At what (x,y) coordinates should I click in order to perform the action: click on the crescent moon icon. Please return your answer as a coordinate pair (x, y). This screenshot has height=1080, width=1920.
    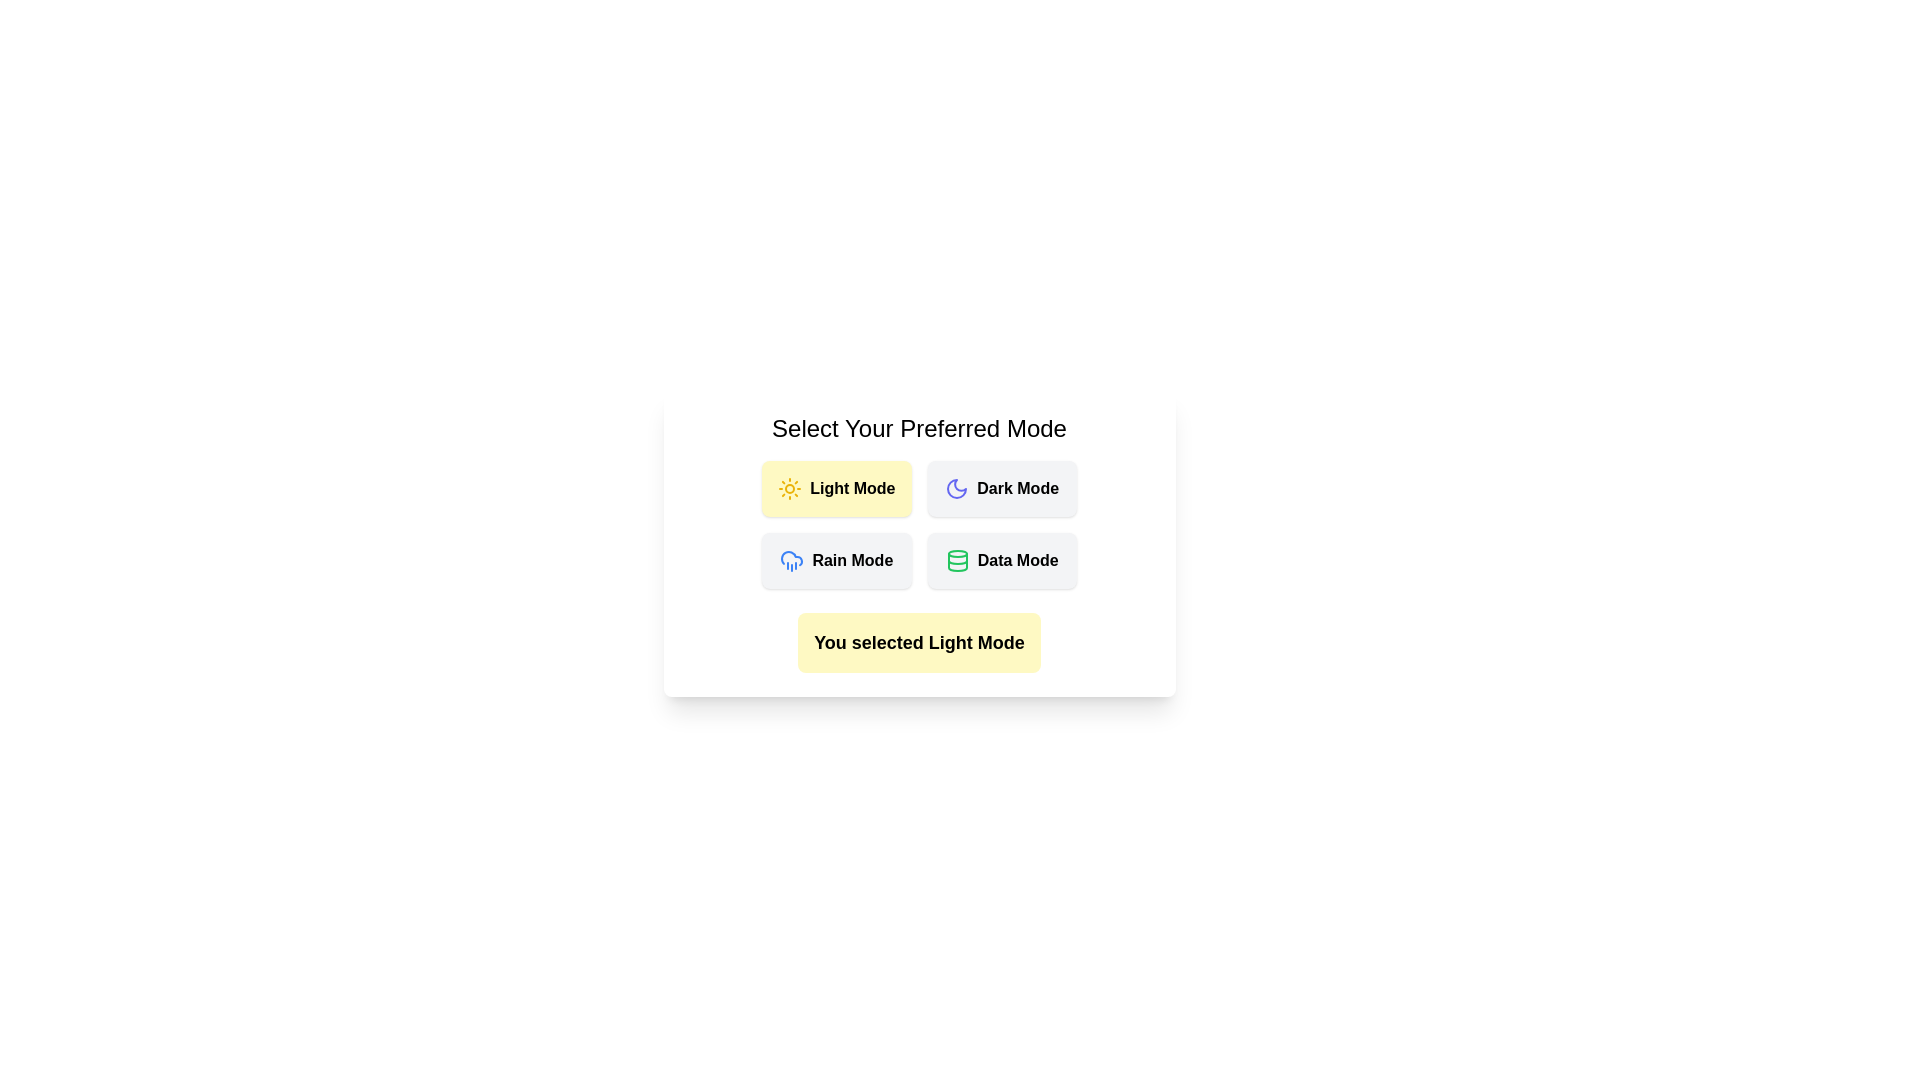
    Looking at the image, I should click on (956, 489).